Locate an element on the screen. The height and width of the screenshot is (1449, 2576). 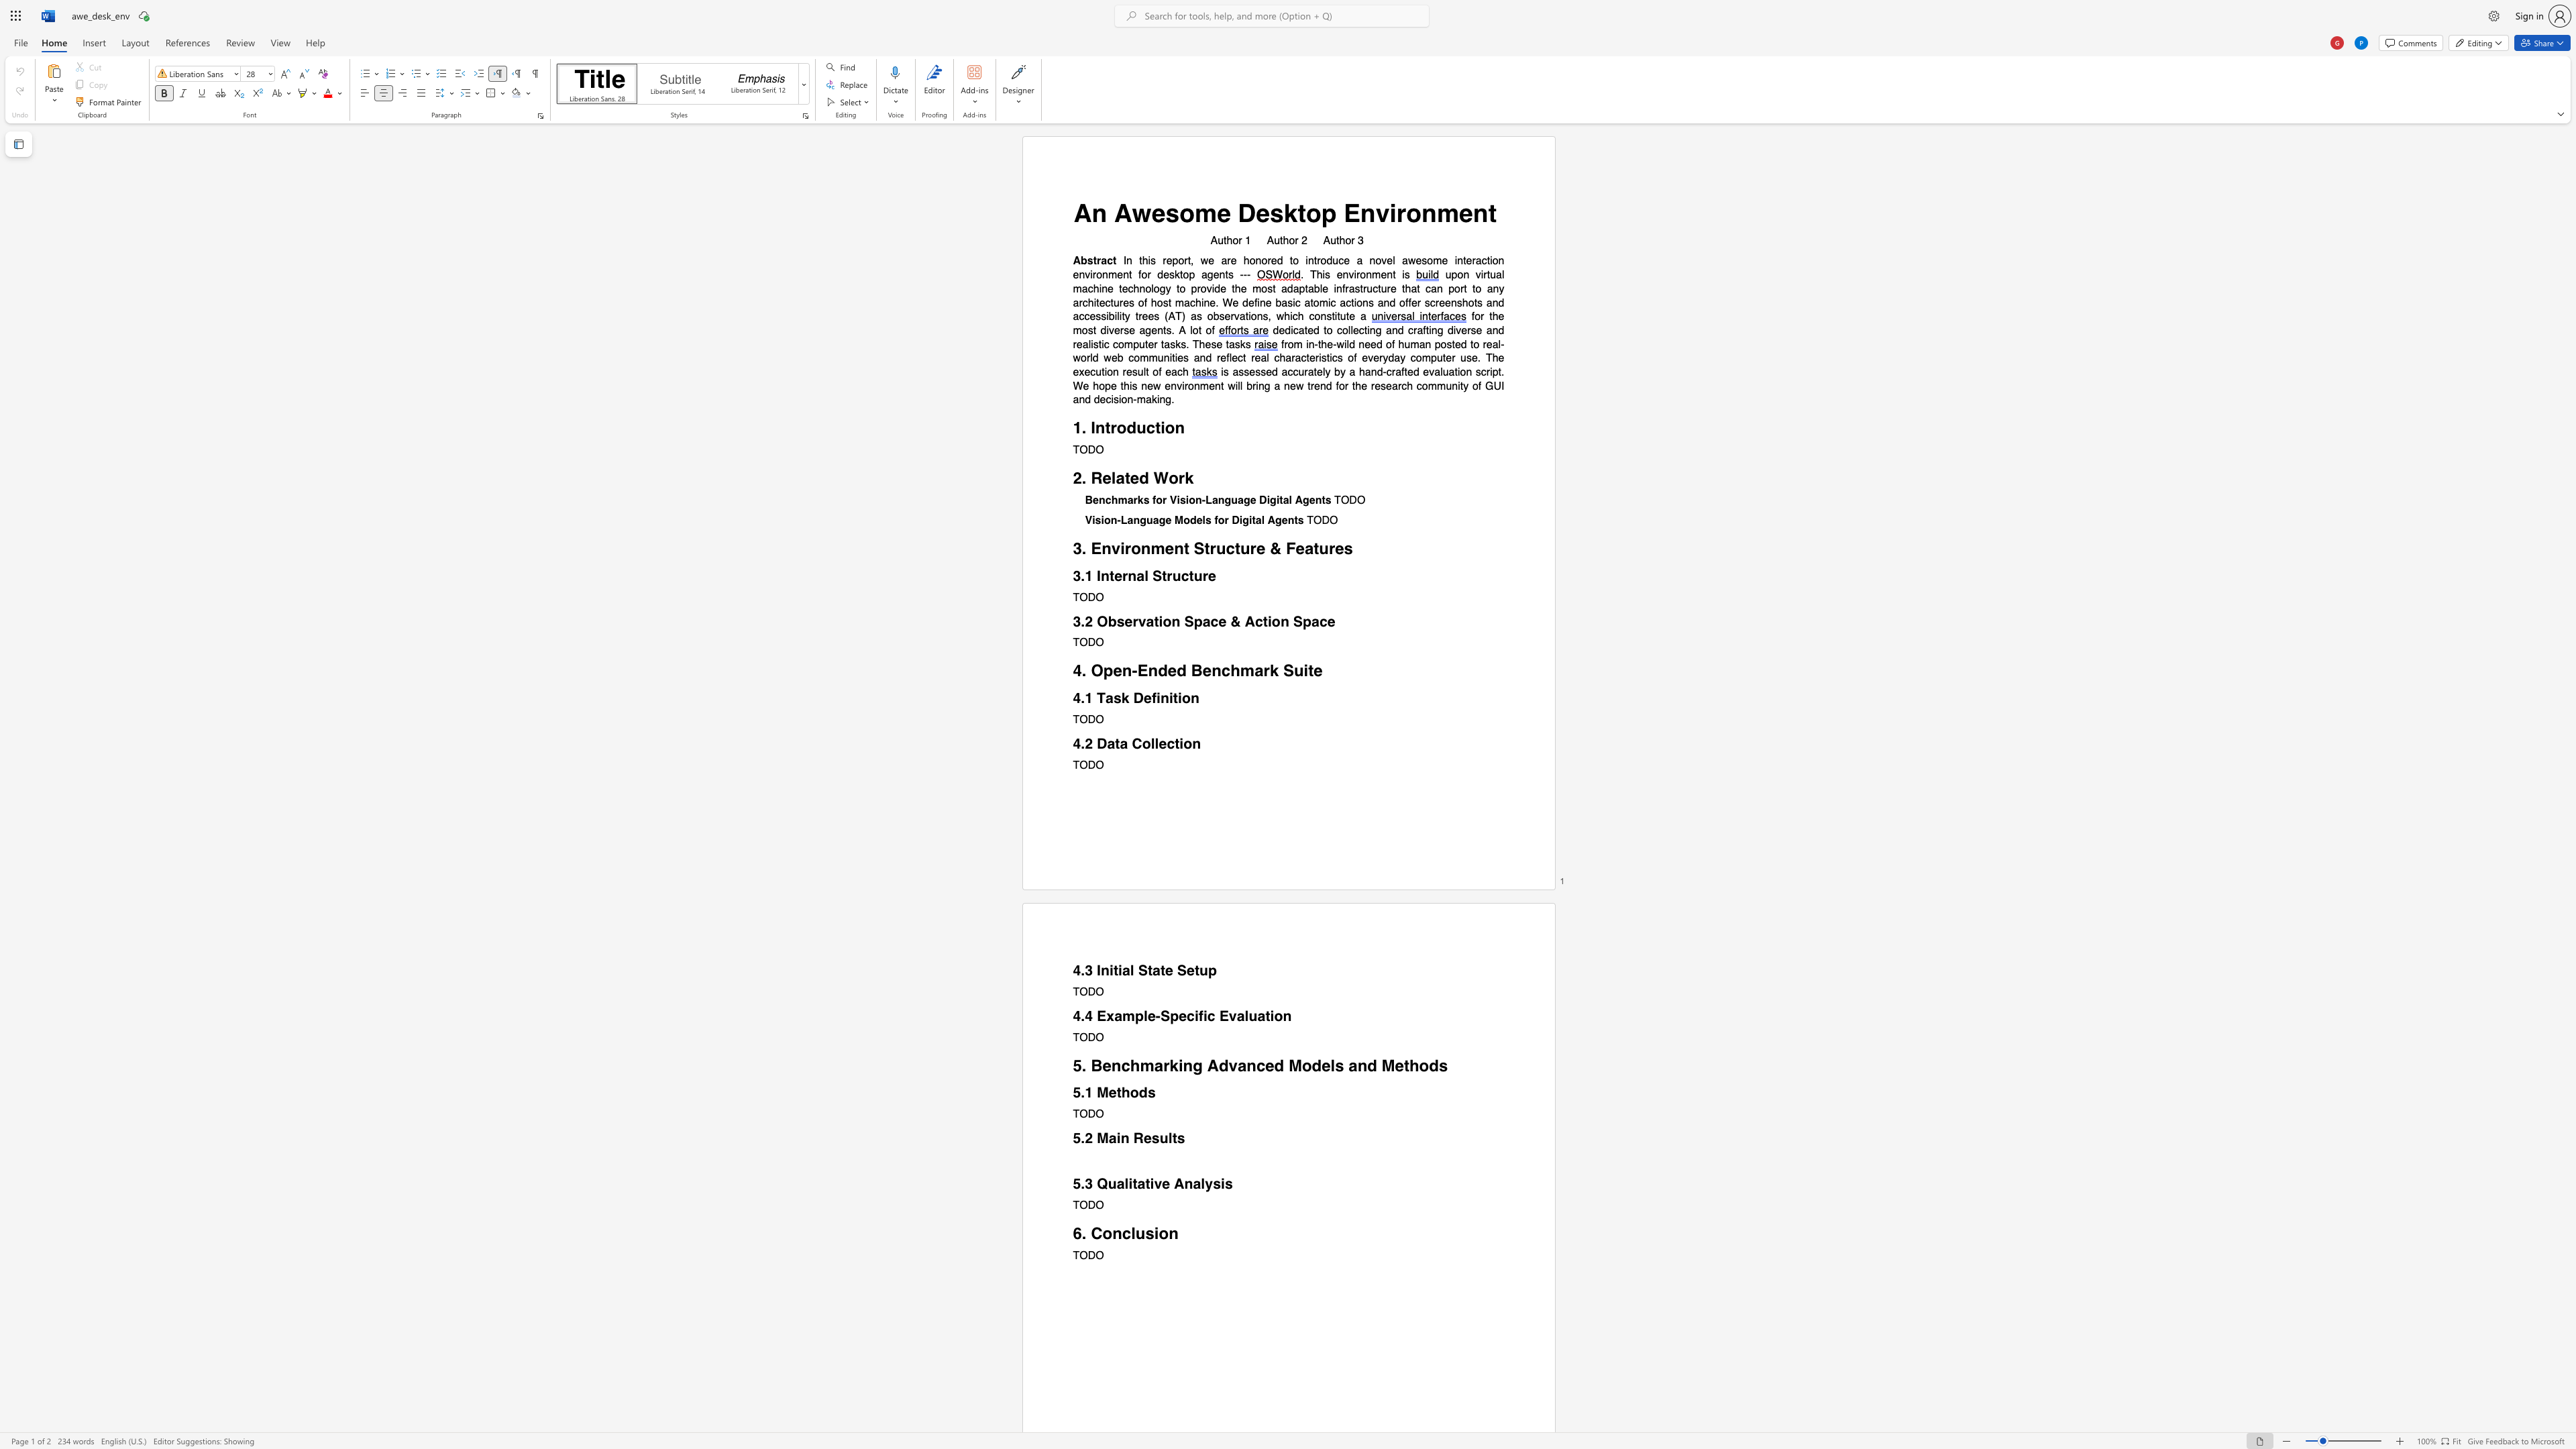
the subset text "ervation Space & Action Sp" within the text "3.2 Observation Space & Action Space" is located at coordinates (1124, 621).